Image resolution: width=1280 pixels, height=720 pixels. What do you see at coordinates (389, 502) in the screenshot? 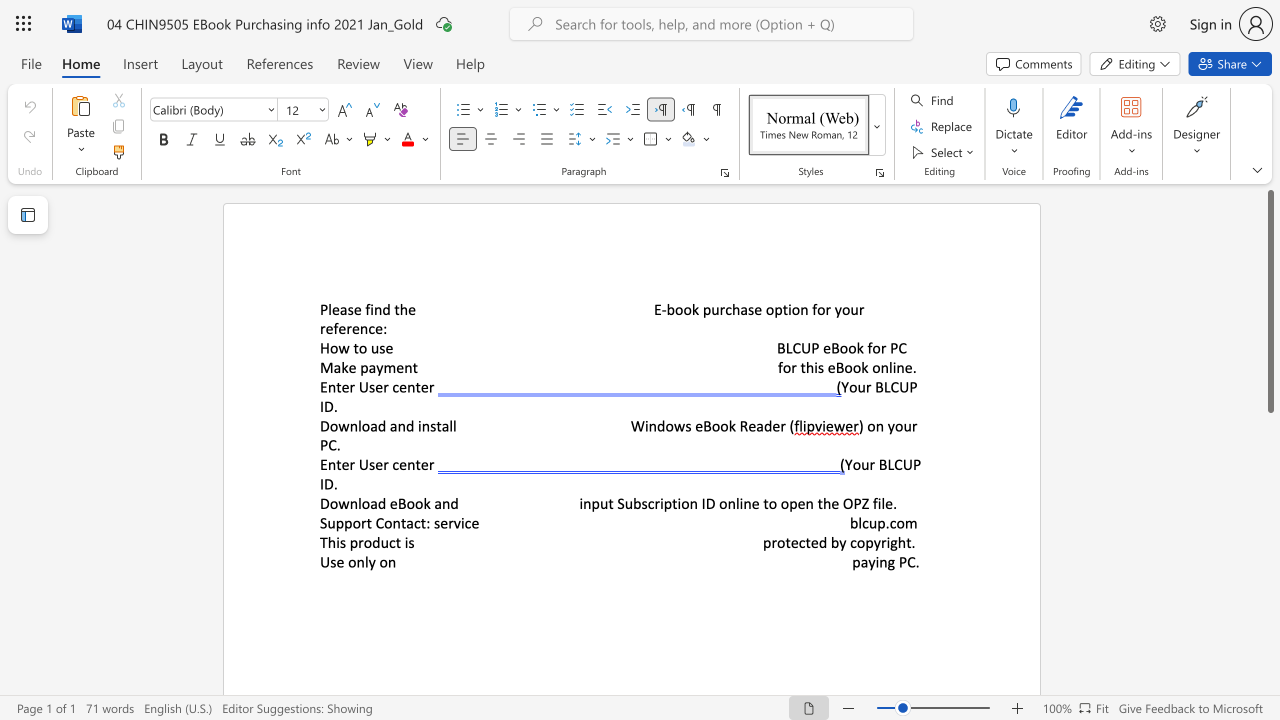
I see `the subset text "eBook" within the text "Download eBook and"` at bounding box center [389, 502].